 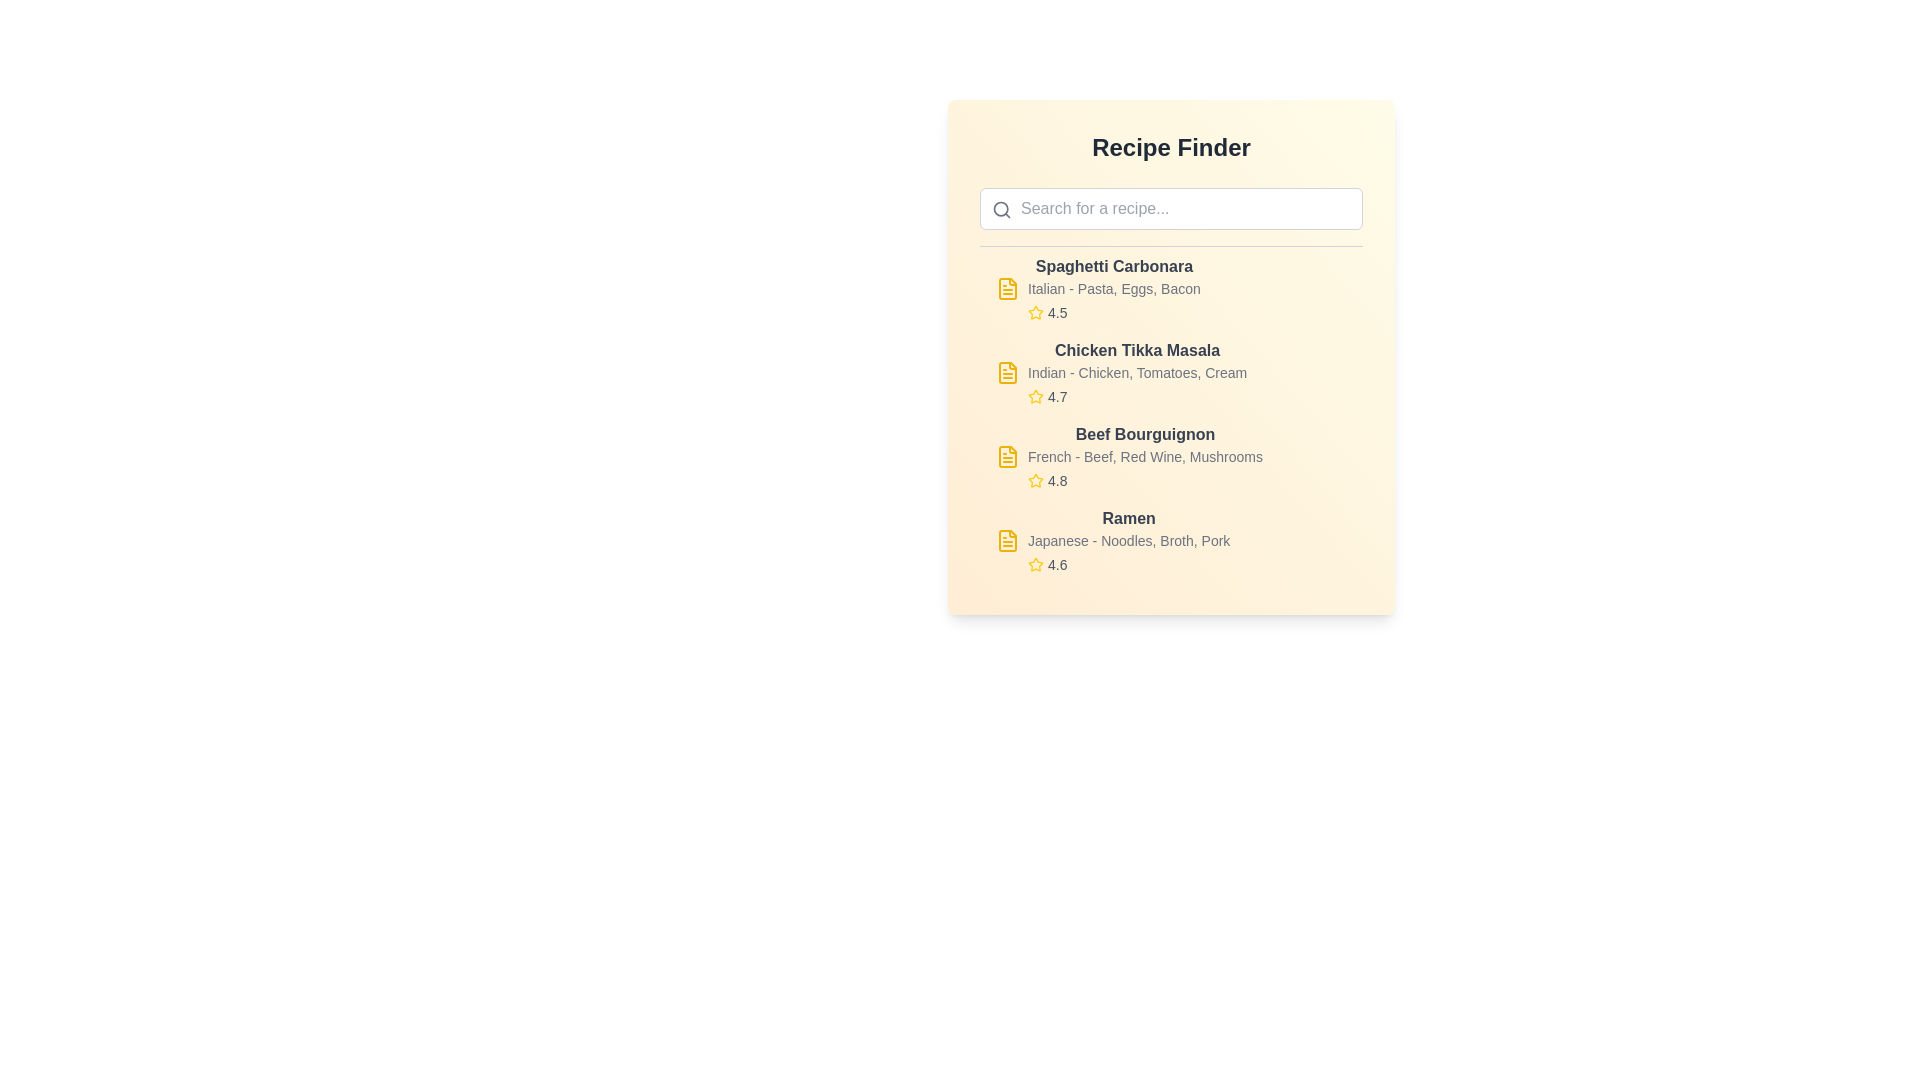 I want to click on the icon representing the 'Spaghetti Carbonara' recipe, which is the first among similar icons in the list, located to the left of the recipe title, so click(x=1008, y=289).